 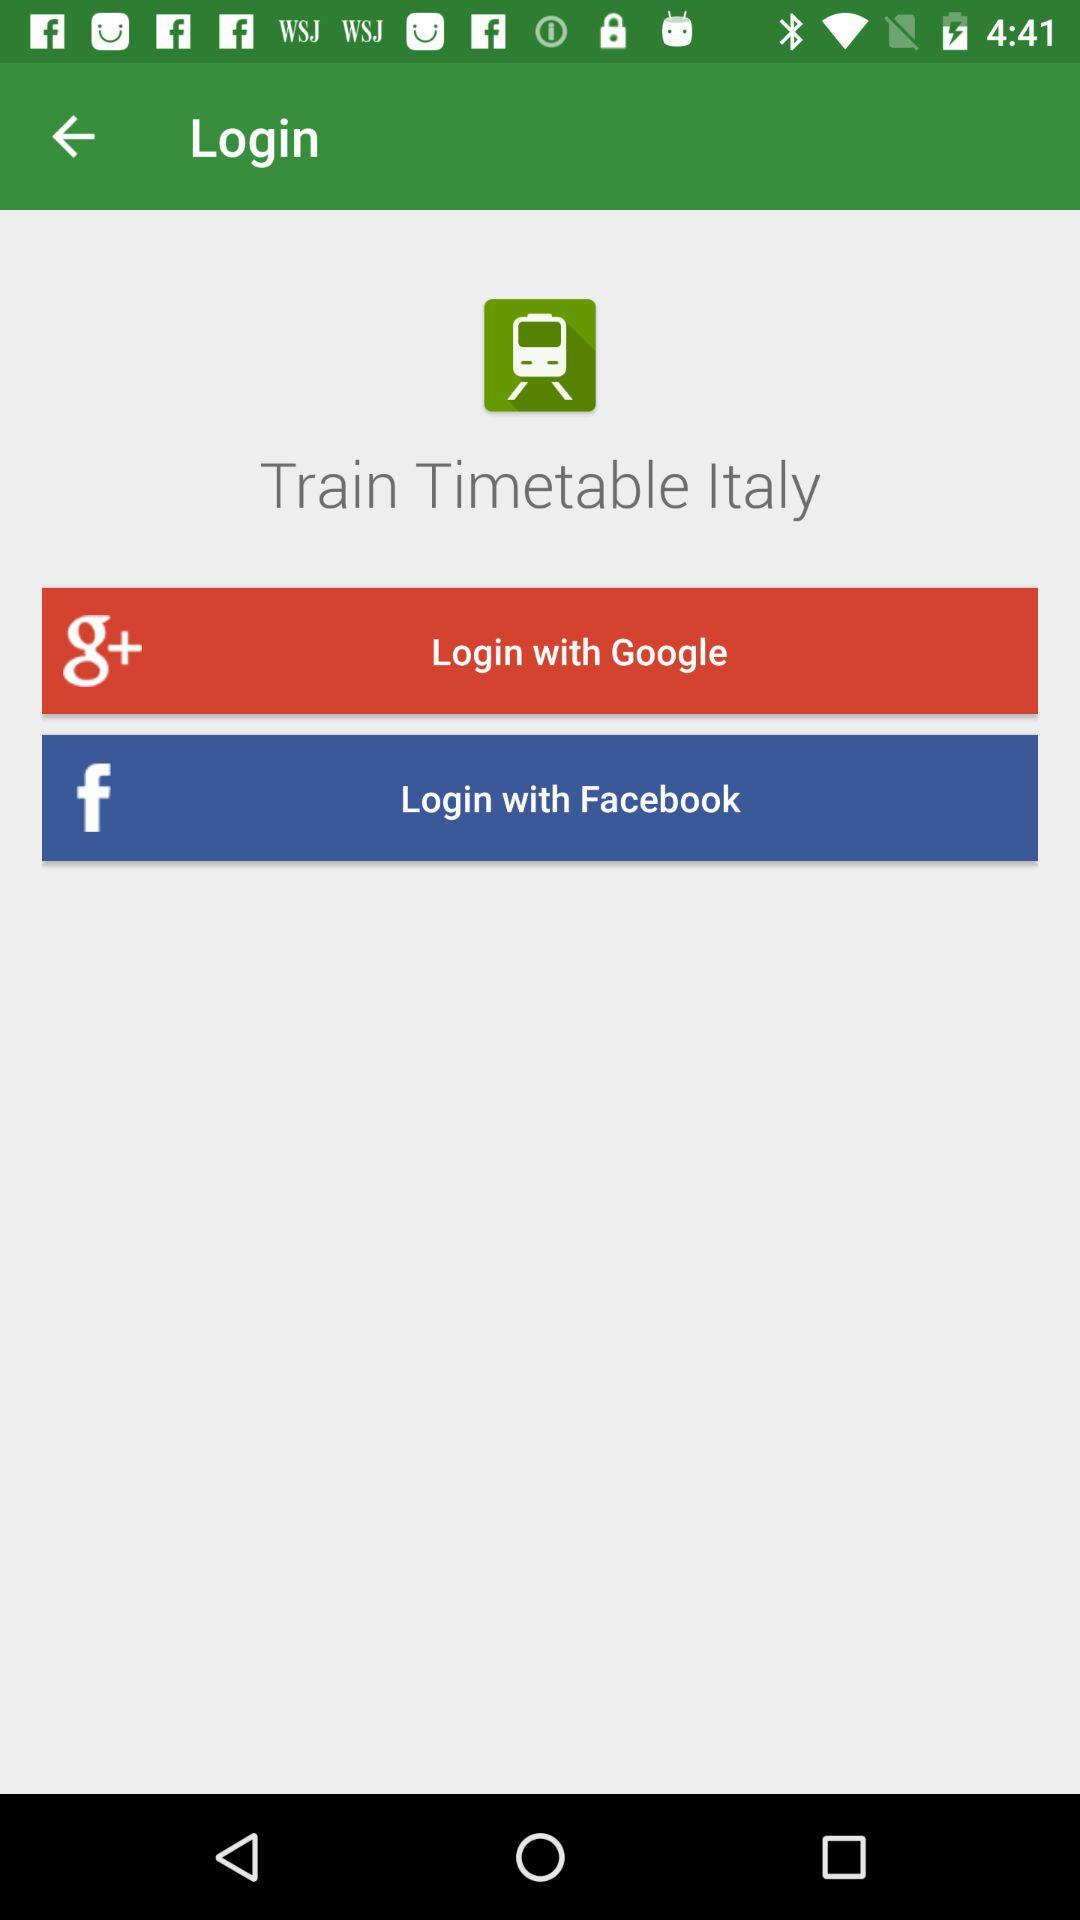 What do you see at coordinates (88, 135) in the screenshot?
I see `item to the left of login` at bounding box center [88, 135].